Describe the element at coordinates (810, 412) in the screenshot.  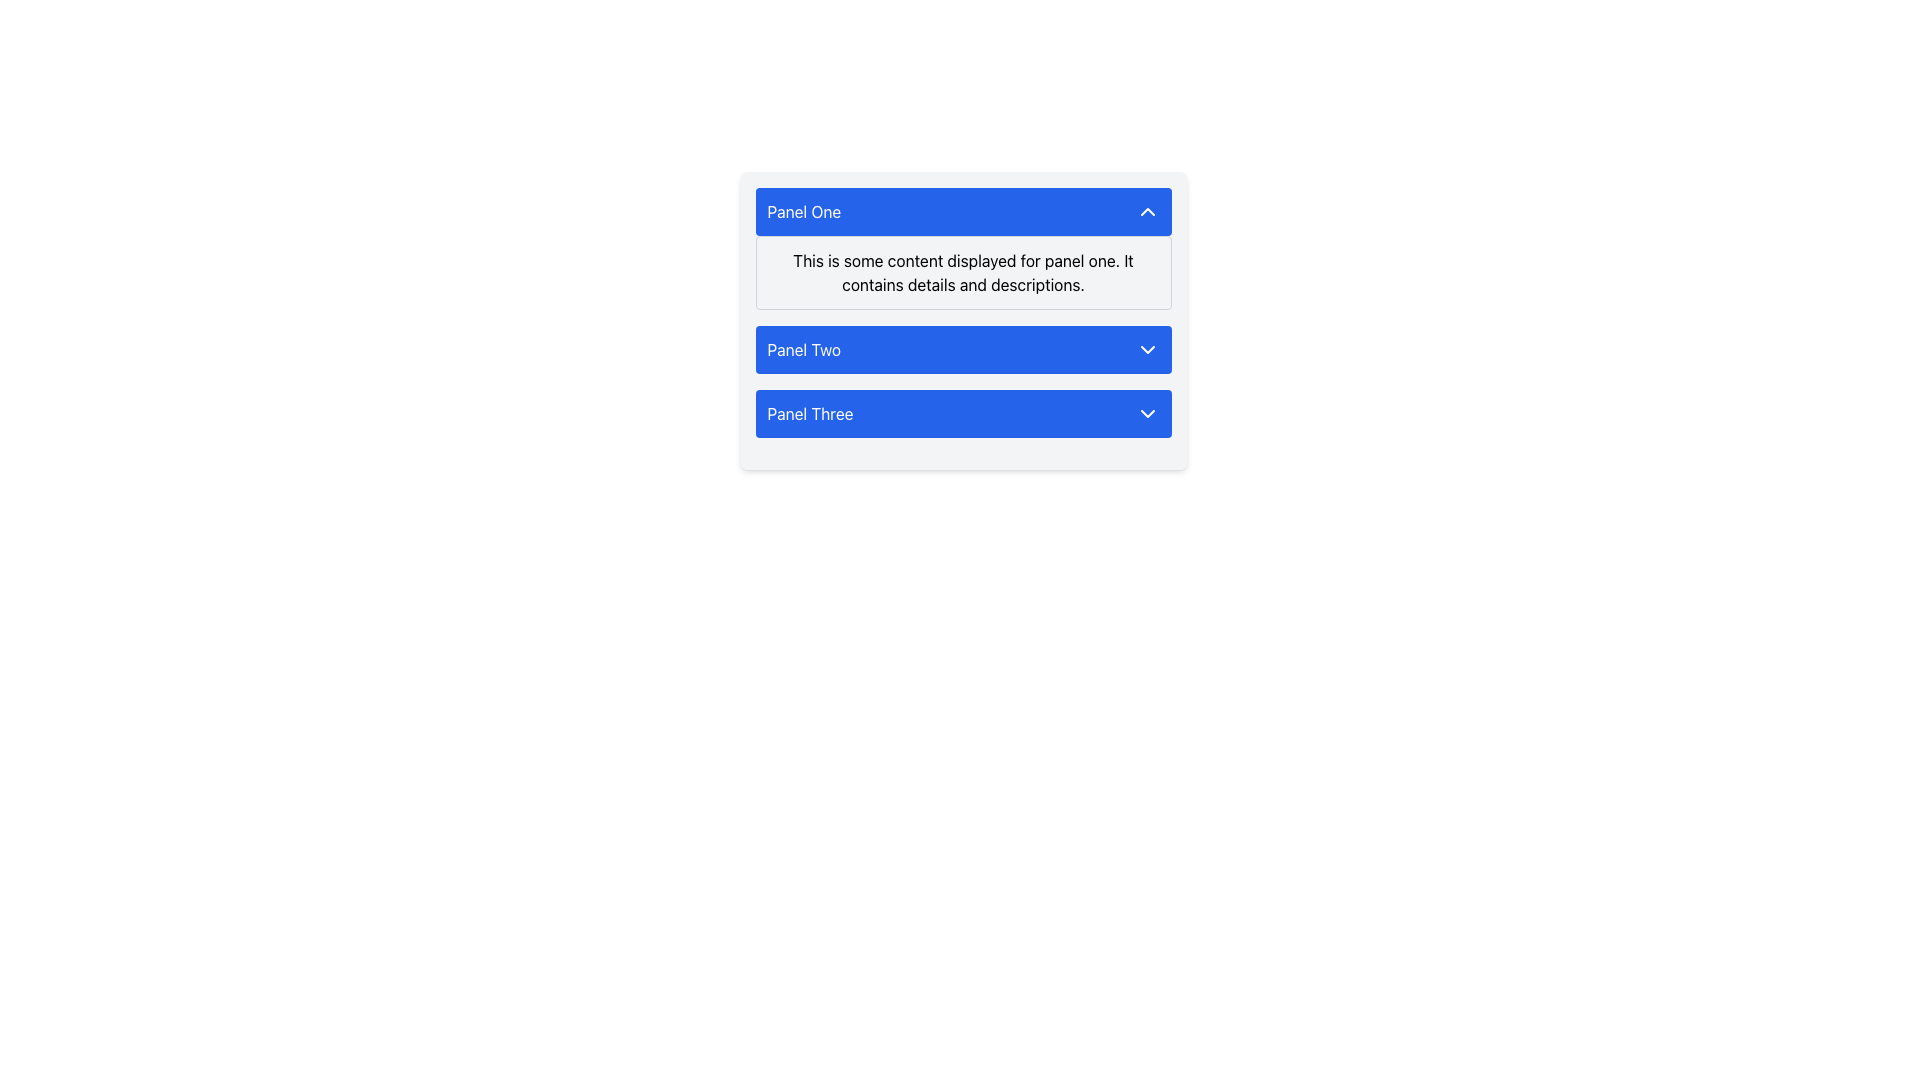
I see `text label indicating the identifier of the collapsible section labeled 'Panel Three' located at the bottom section of the grouped panel navigation layout, adjacent to a chevron icon` at that location.